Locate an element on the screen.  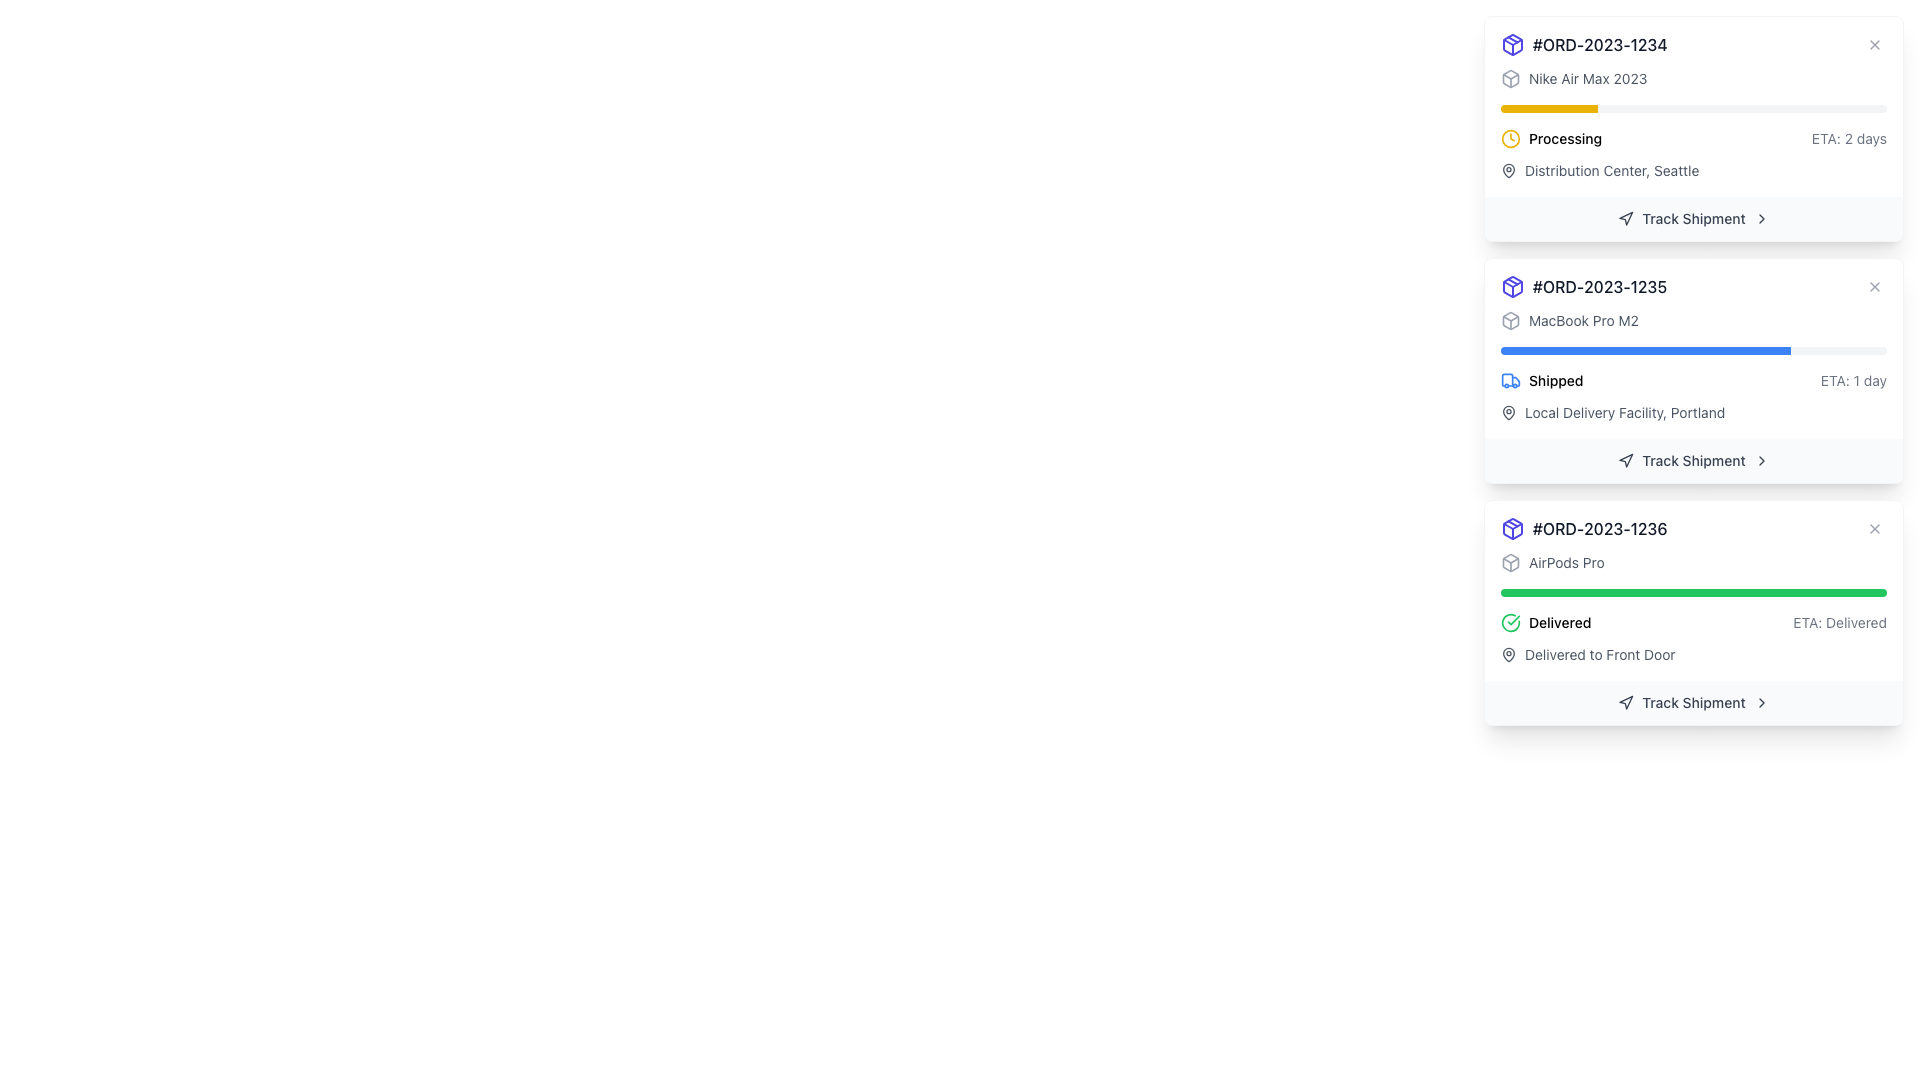
the progress indicator representing 25% completion of order '#ORD-2023-1234' in the progress bar above the 'Processing' text is located at coordinates (1548, 108).